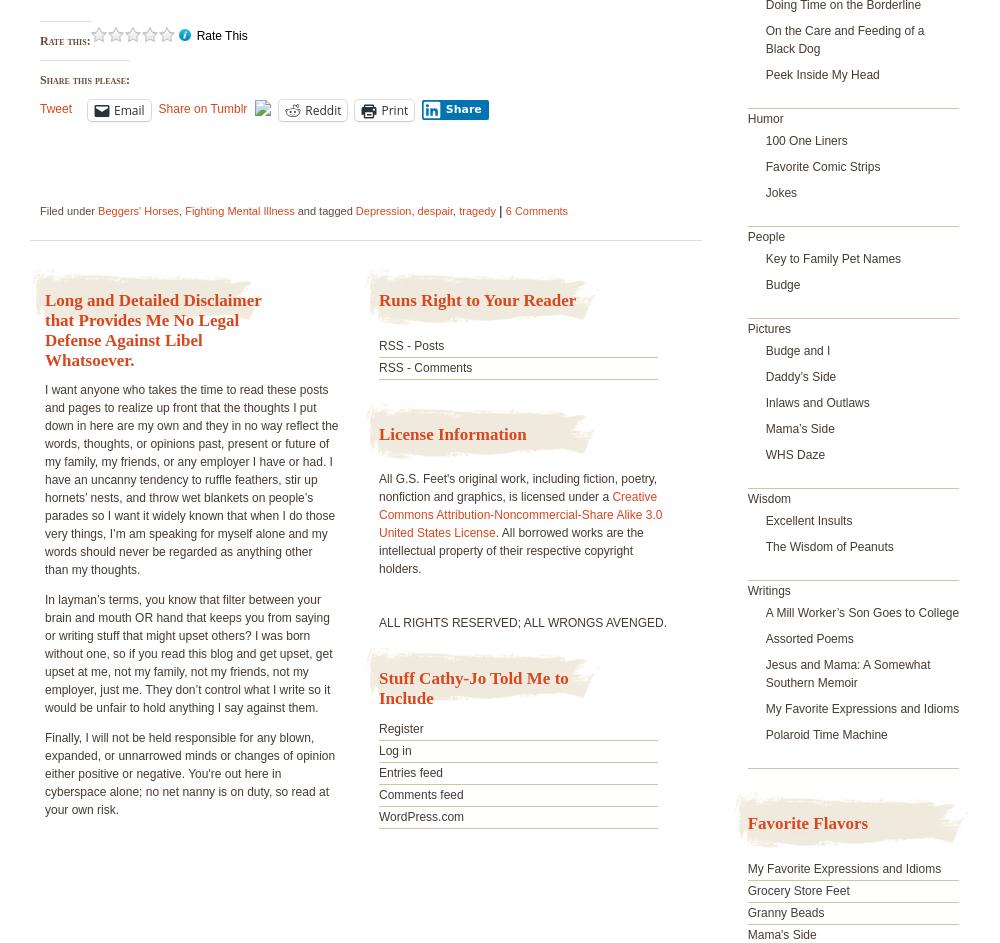  Describe the element at coordinates (816, 402) in the screenshot. I see `'Inlaws and Outlaws'` at that location.